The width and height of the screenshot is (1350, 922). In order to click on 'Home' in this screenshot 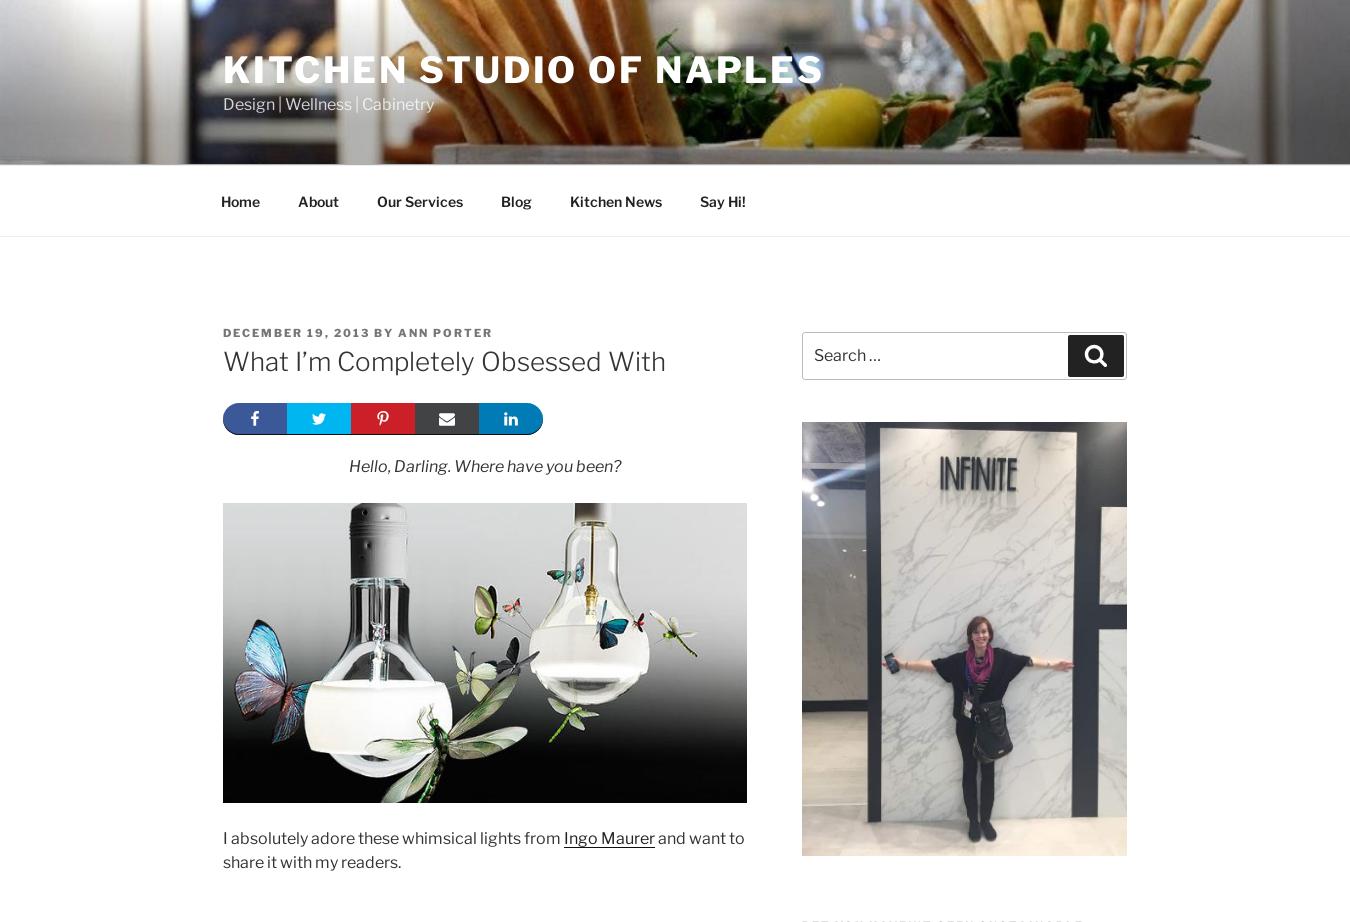, I will do `click(238, 200)`.